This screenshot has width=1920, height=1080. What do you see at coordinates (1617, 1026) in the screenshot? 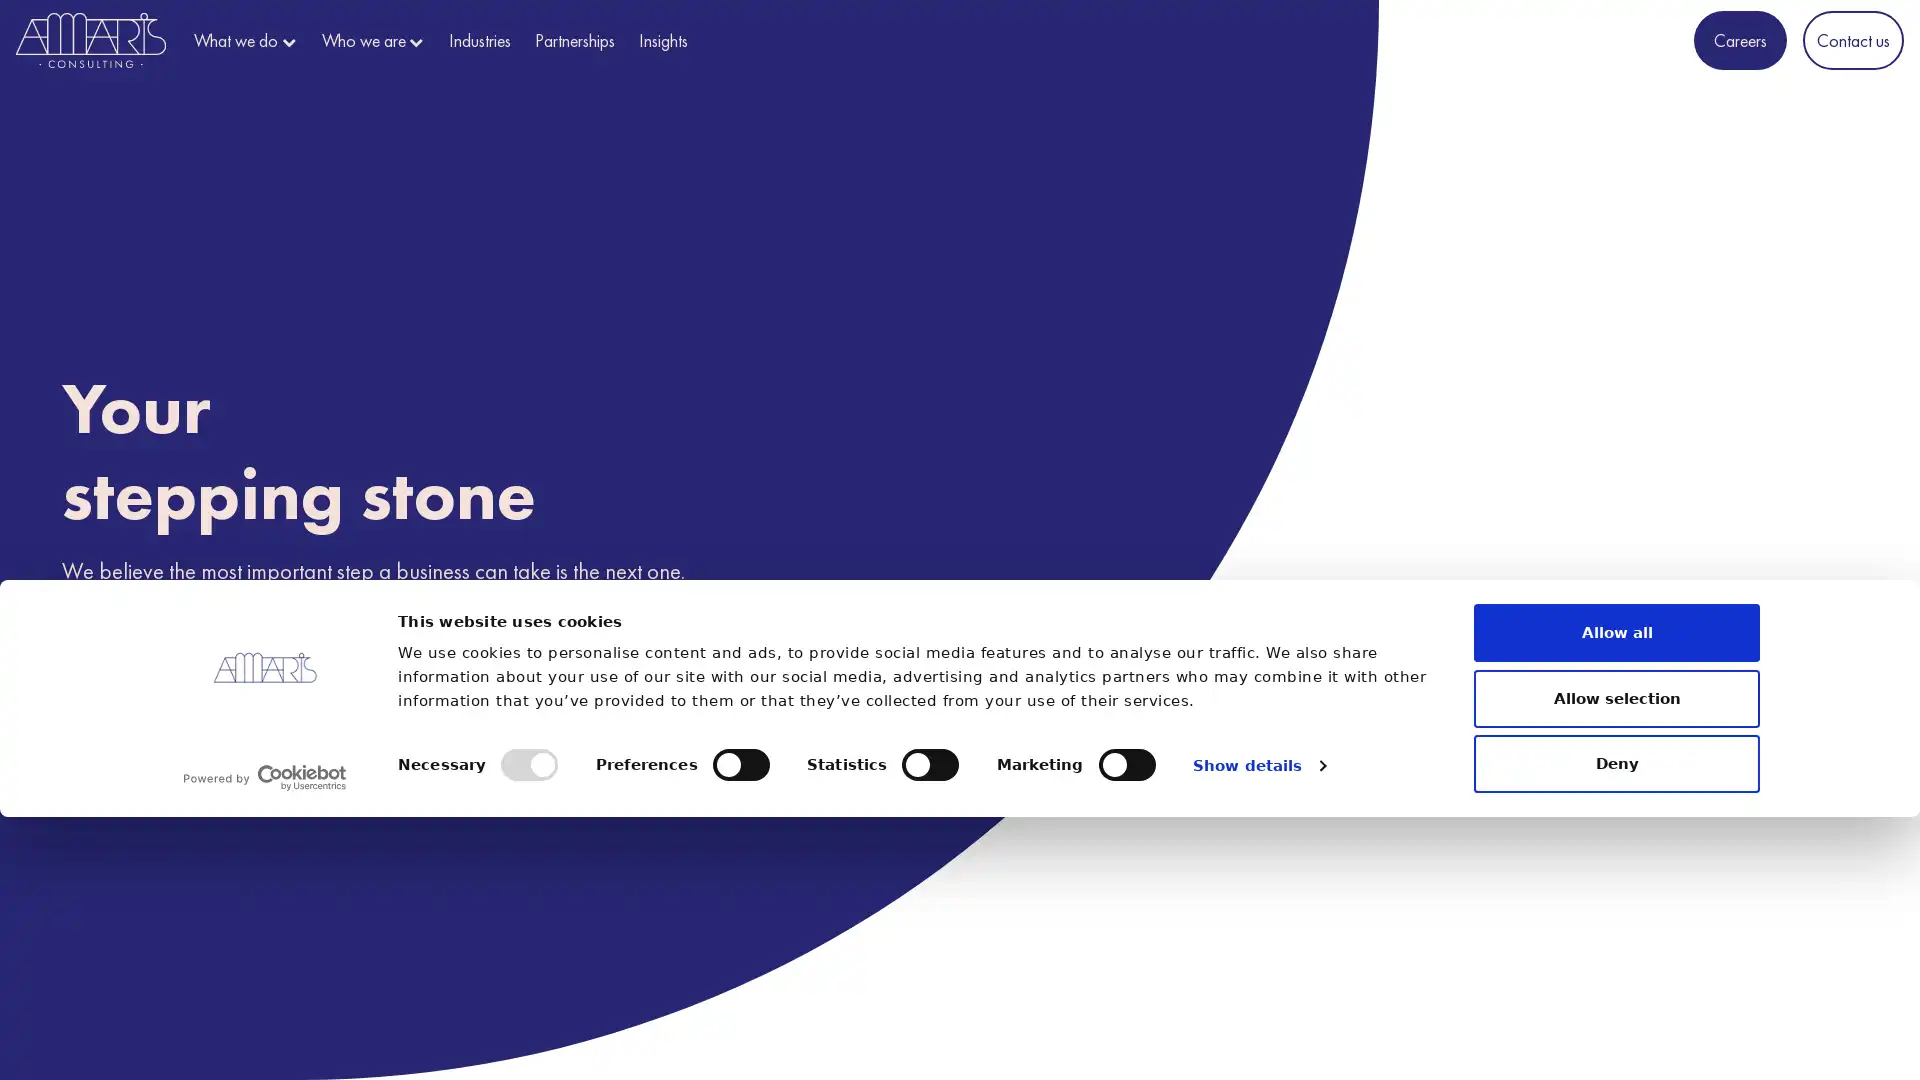
I see `Deny` at bounding box center [1617, 1026].